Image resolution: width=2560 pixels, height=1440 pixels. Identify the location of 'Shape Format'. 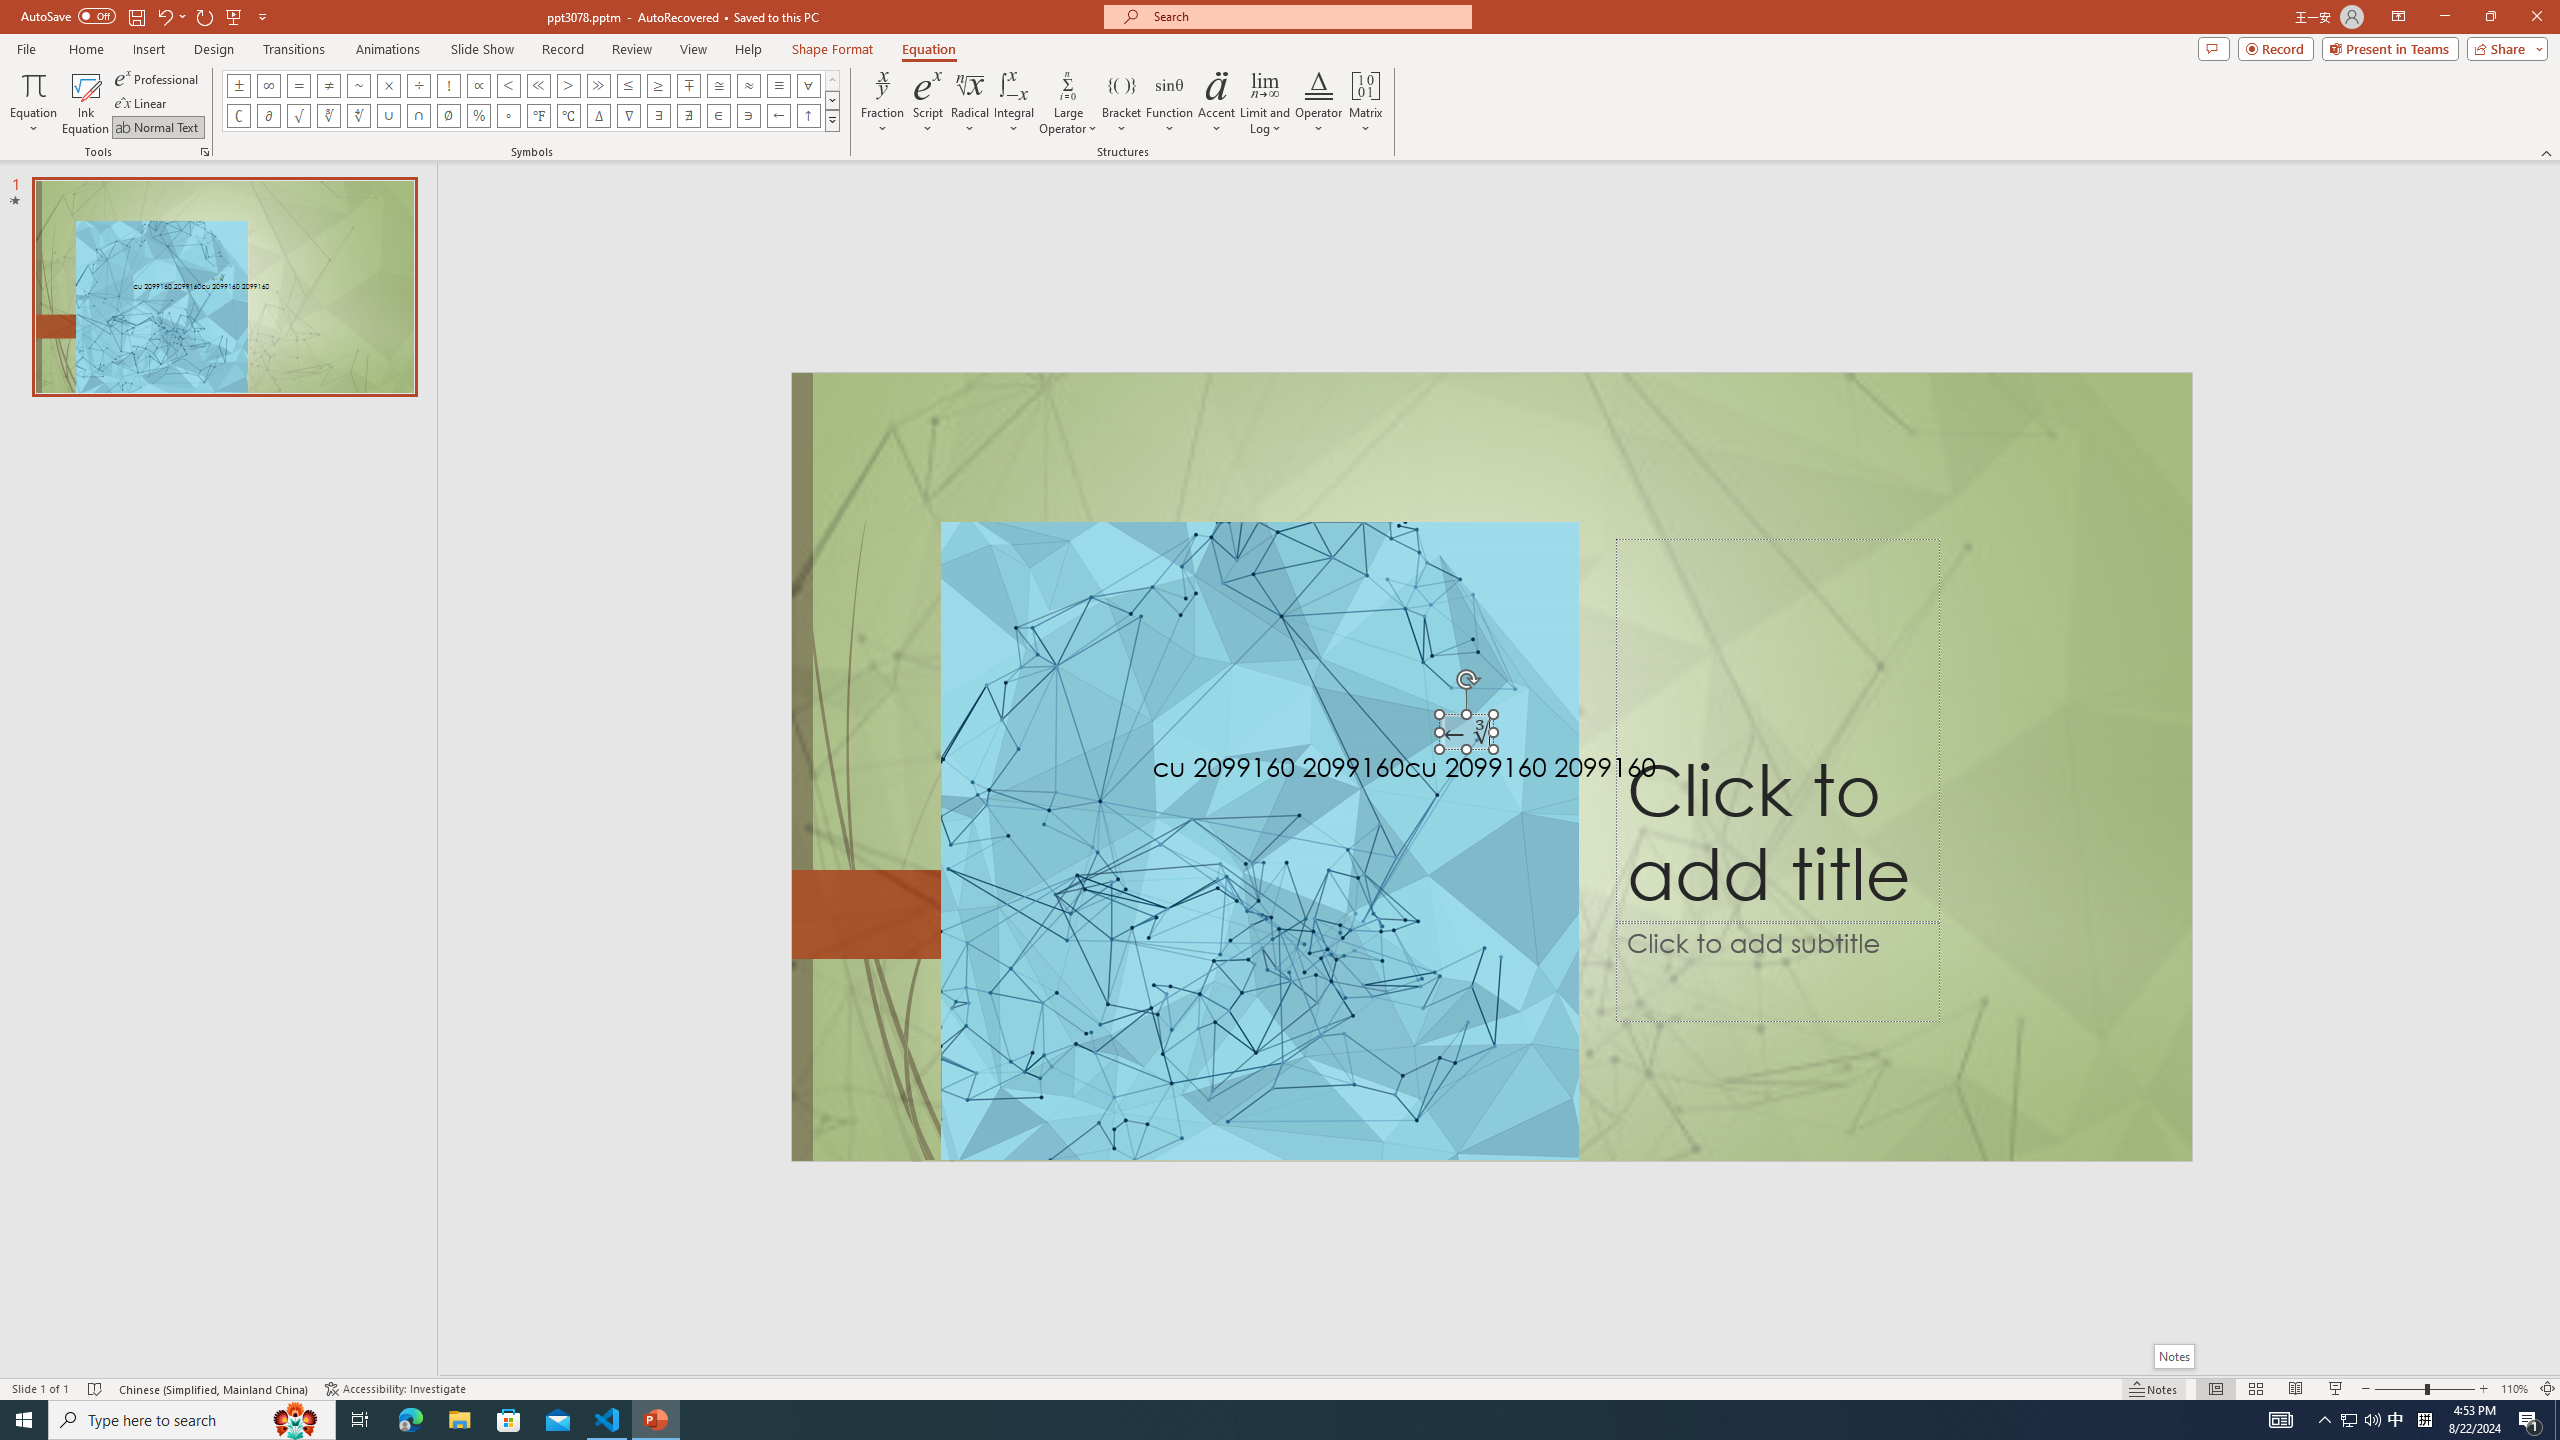
(832, 49).